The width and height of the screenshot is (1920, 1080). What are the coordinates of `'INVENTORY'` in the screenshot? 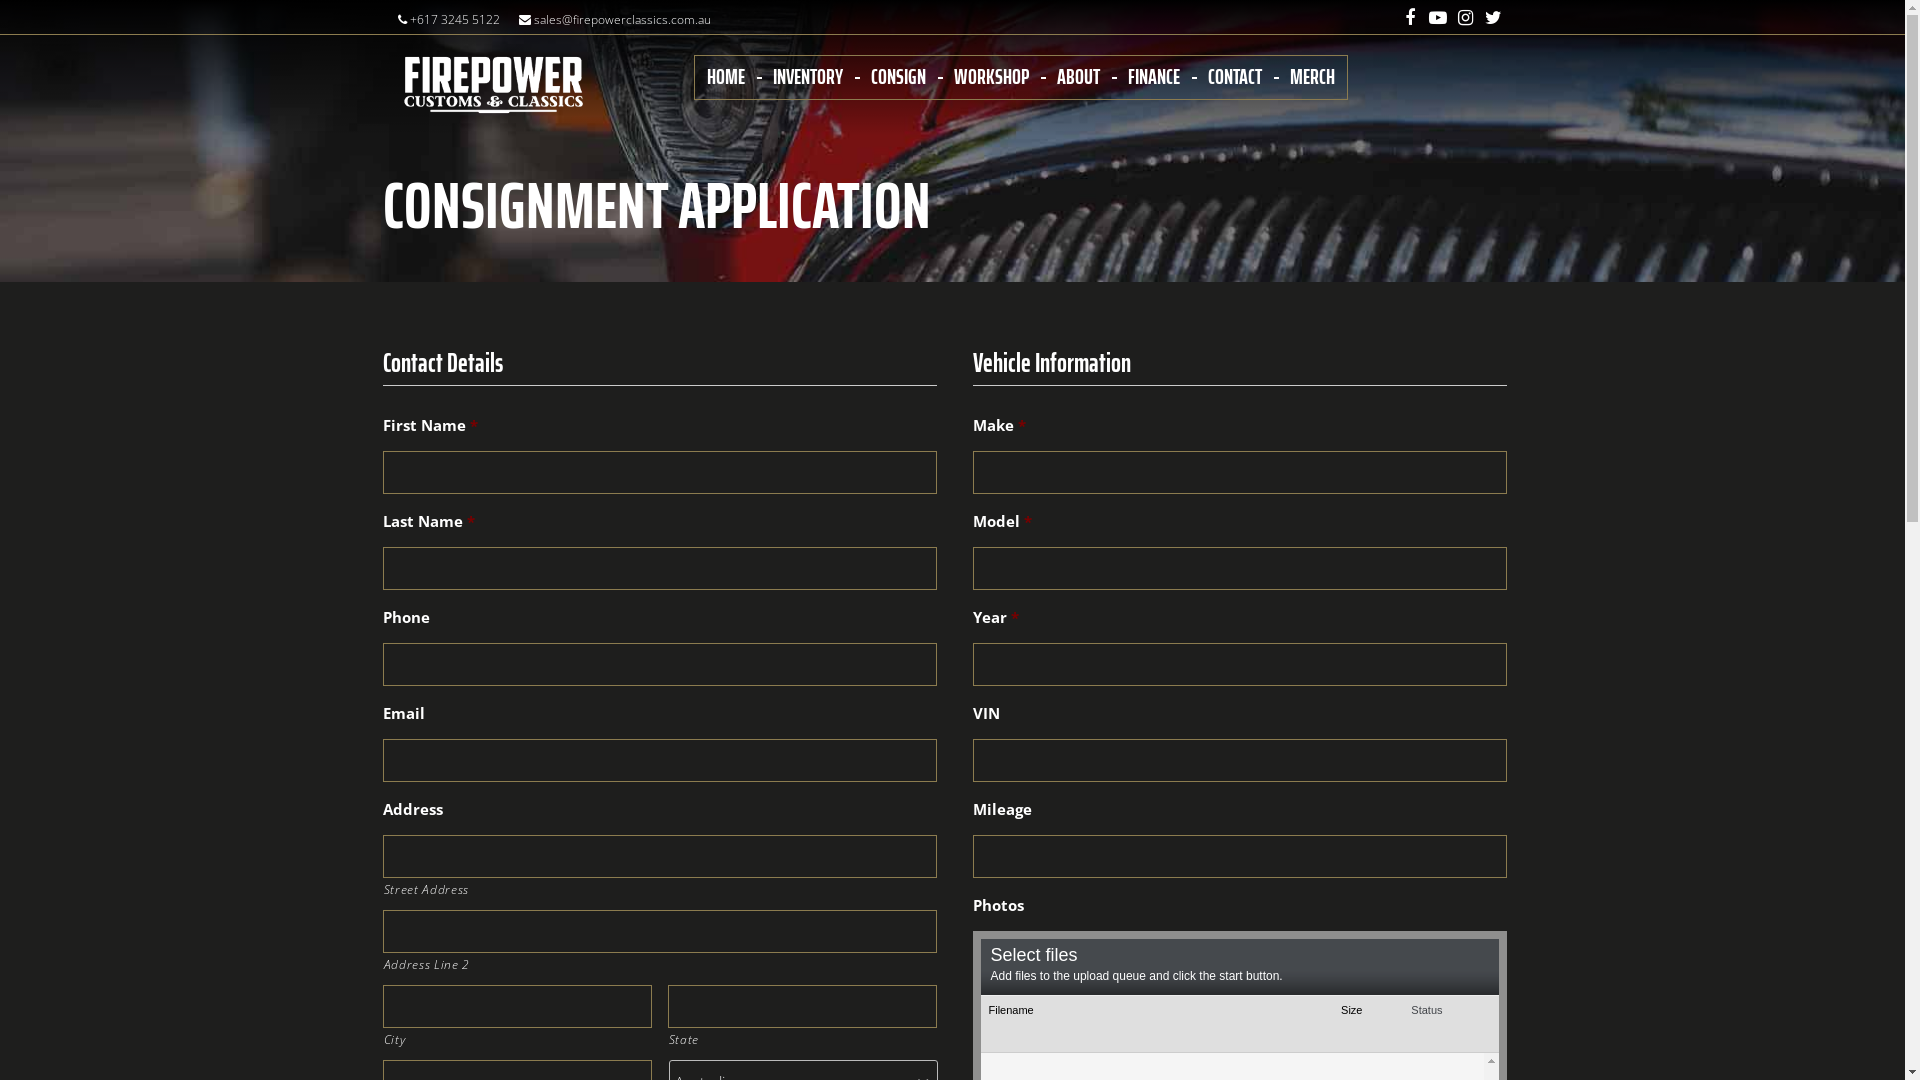 It's located at (806, 75).